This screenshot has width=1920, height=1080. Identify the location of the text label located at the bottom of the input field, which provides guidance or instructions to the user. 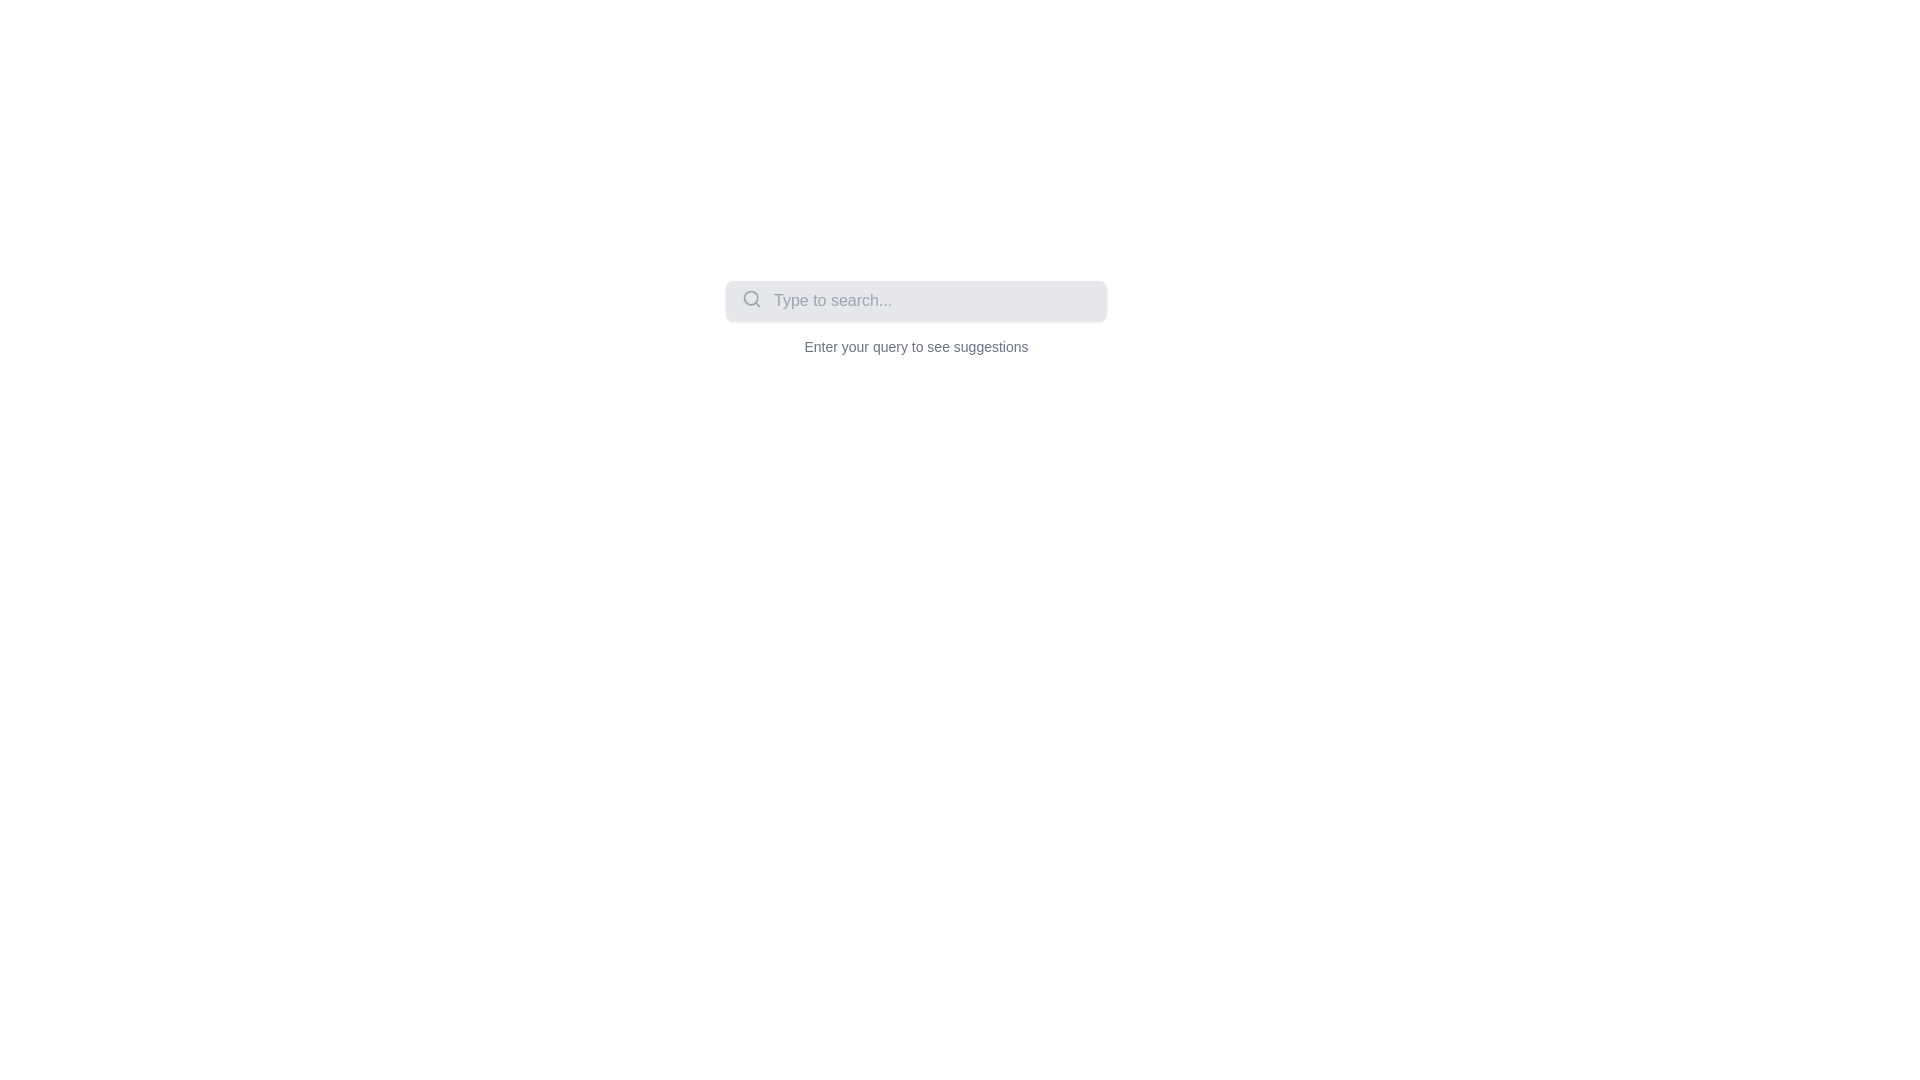
(915, 346).